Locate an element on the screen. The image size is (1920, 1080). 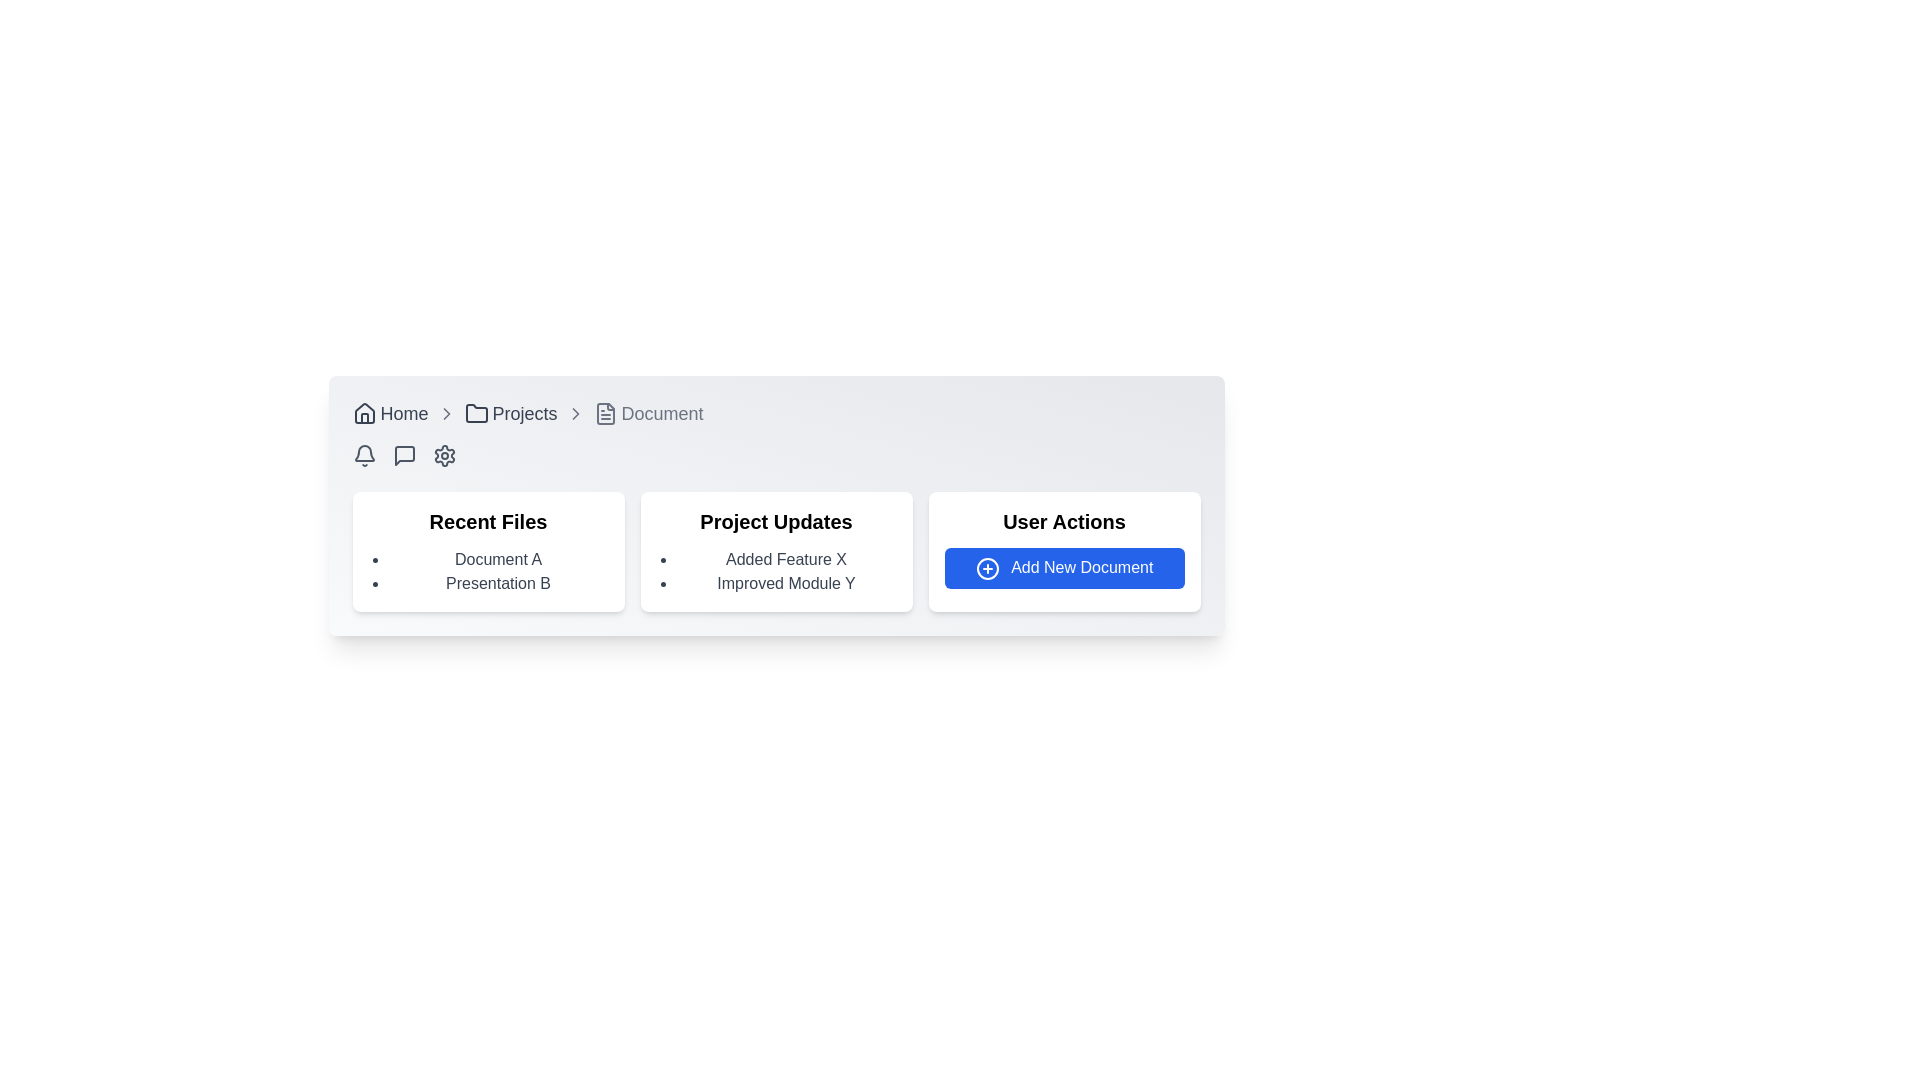
the 'Document' breadcrumb link, which is the third item in the breadcrumb navigation bar, located to the right of 'Projects' is located at coordinates (648, 412).